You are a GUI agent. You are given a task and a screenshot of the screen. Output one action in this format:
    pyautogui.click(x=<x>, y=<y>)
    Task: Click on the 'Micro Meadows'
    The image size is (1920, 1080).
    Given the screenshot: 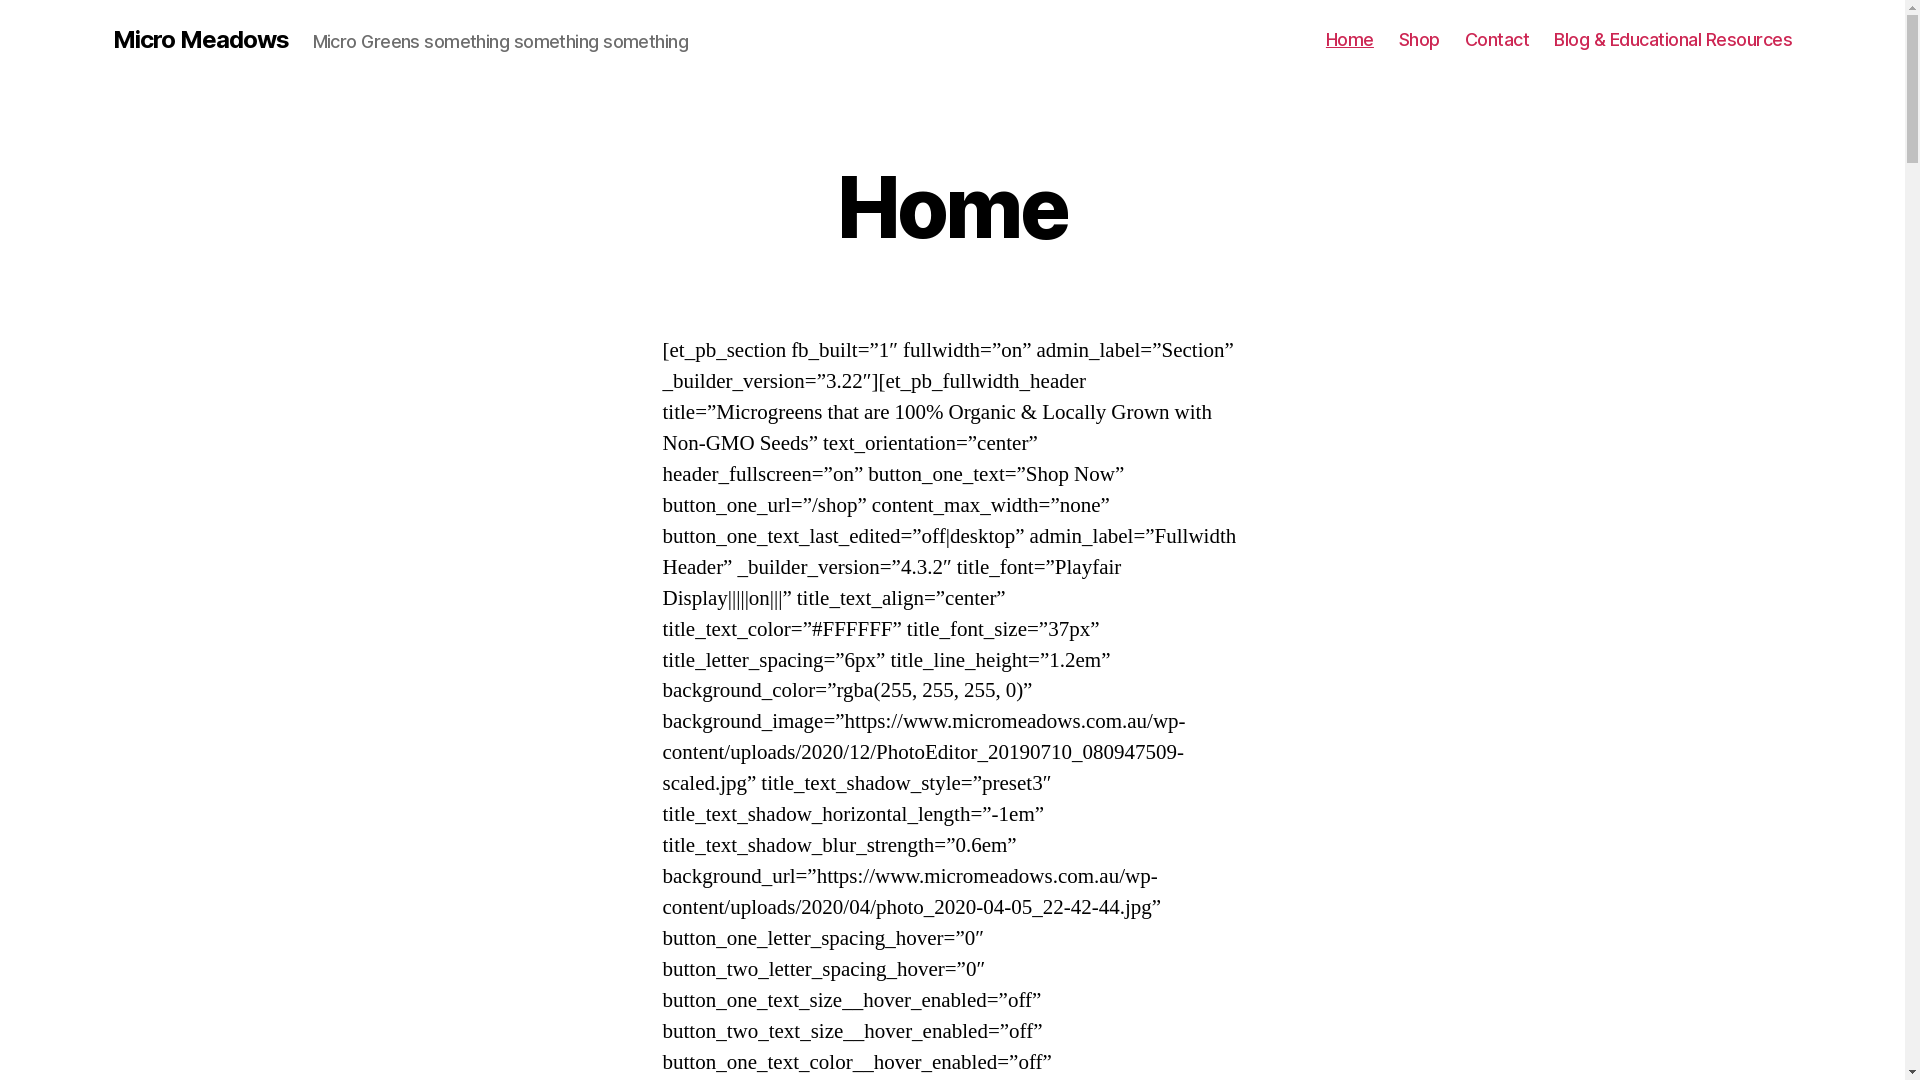 What is the action you would take?
    pyautogui.click(x=200, y=39)
    